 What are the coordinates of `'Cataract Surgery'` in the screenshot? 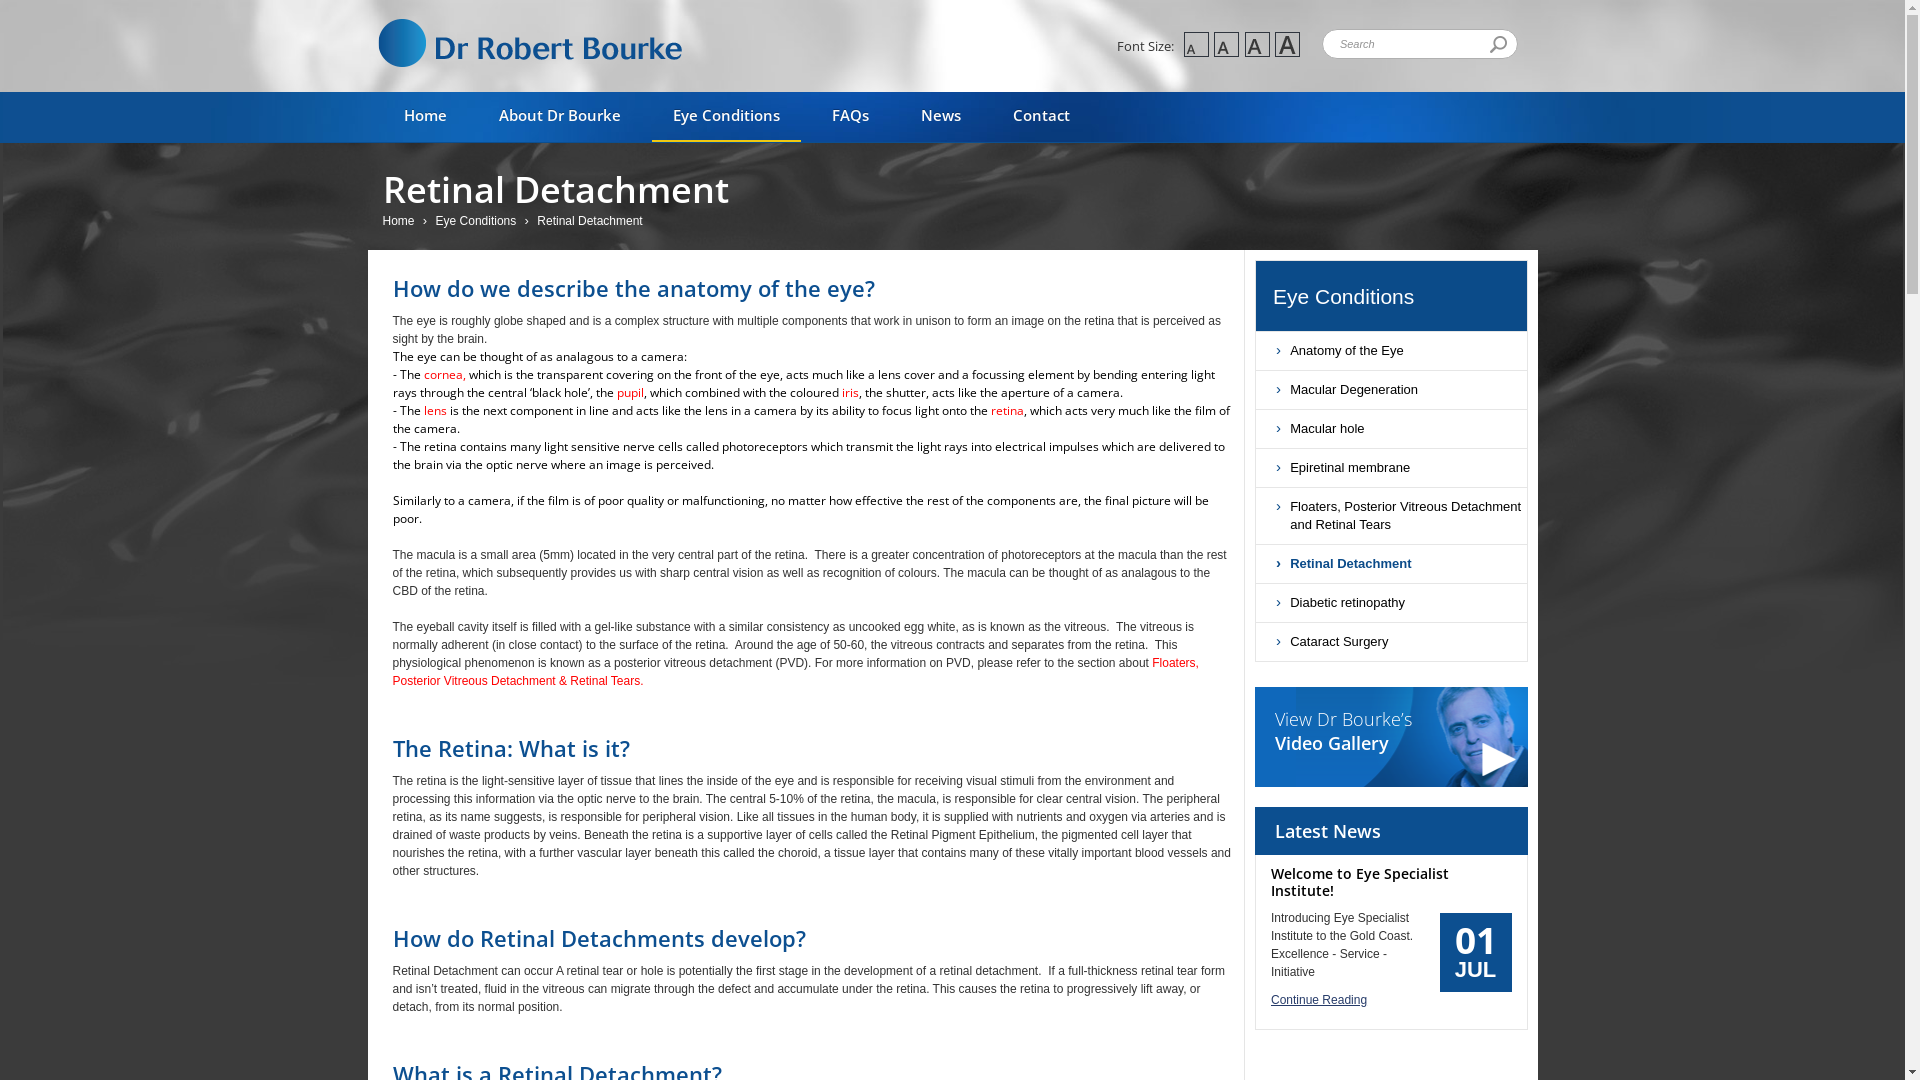 It's located at (1255, 641).